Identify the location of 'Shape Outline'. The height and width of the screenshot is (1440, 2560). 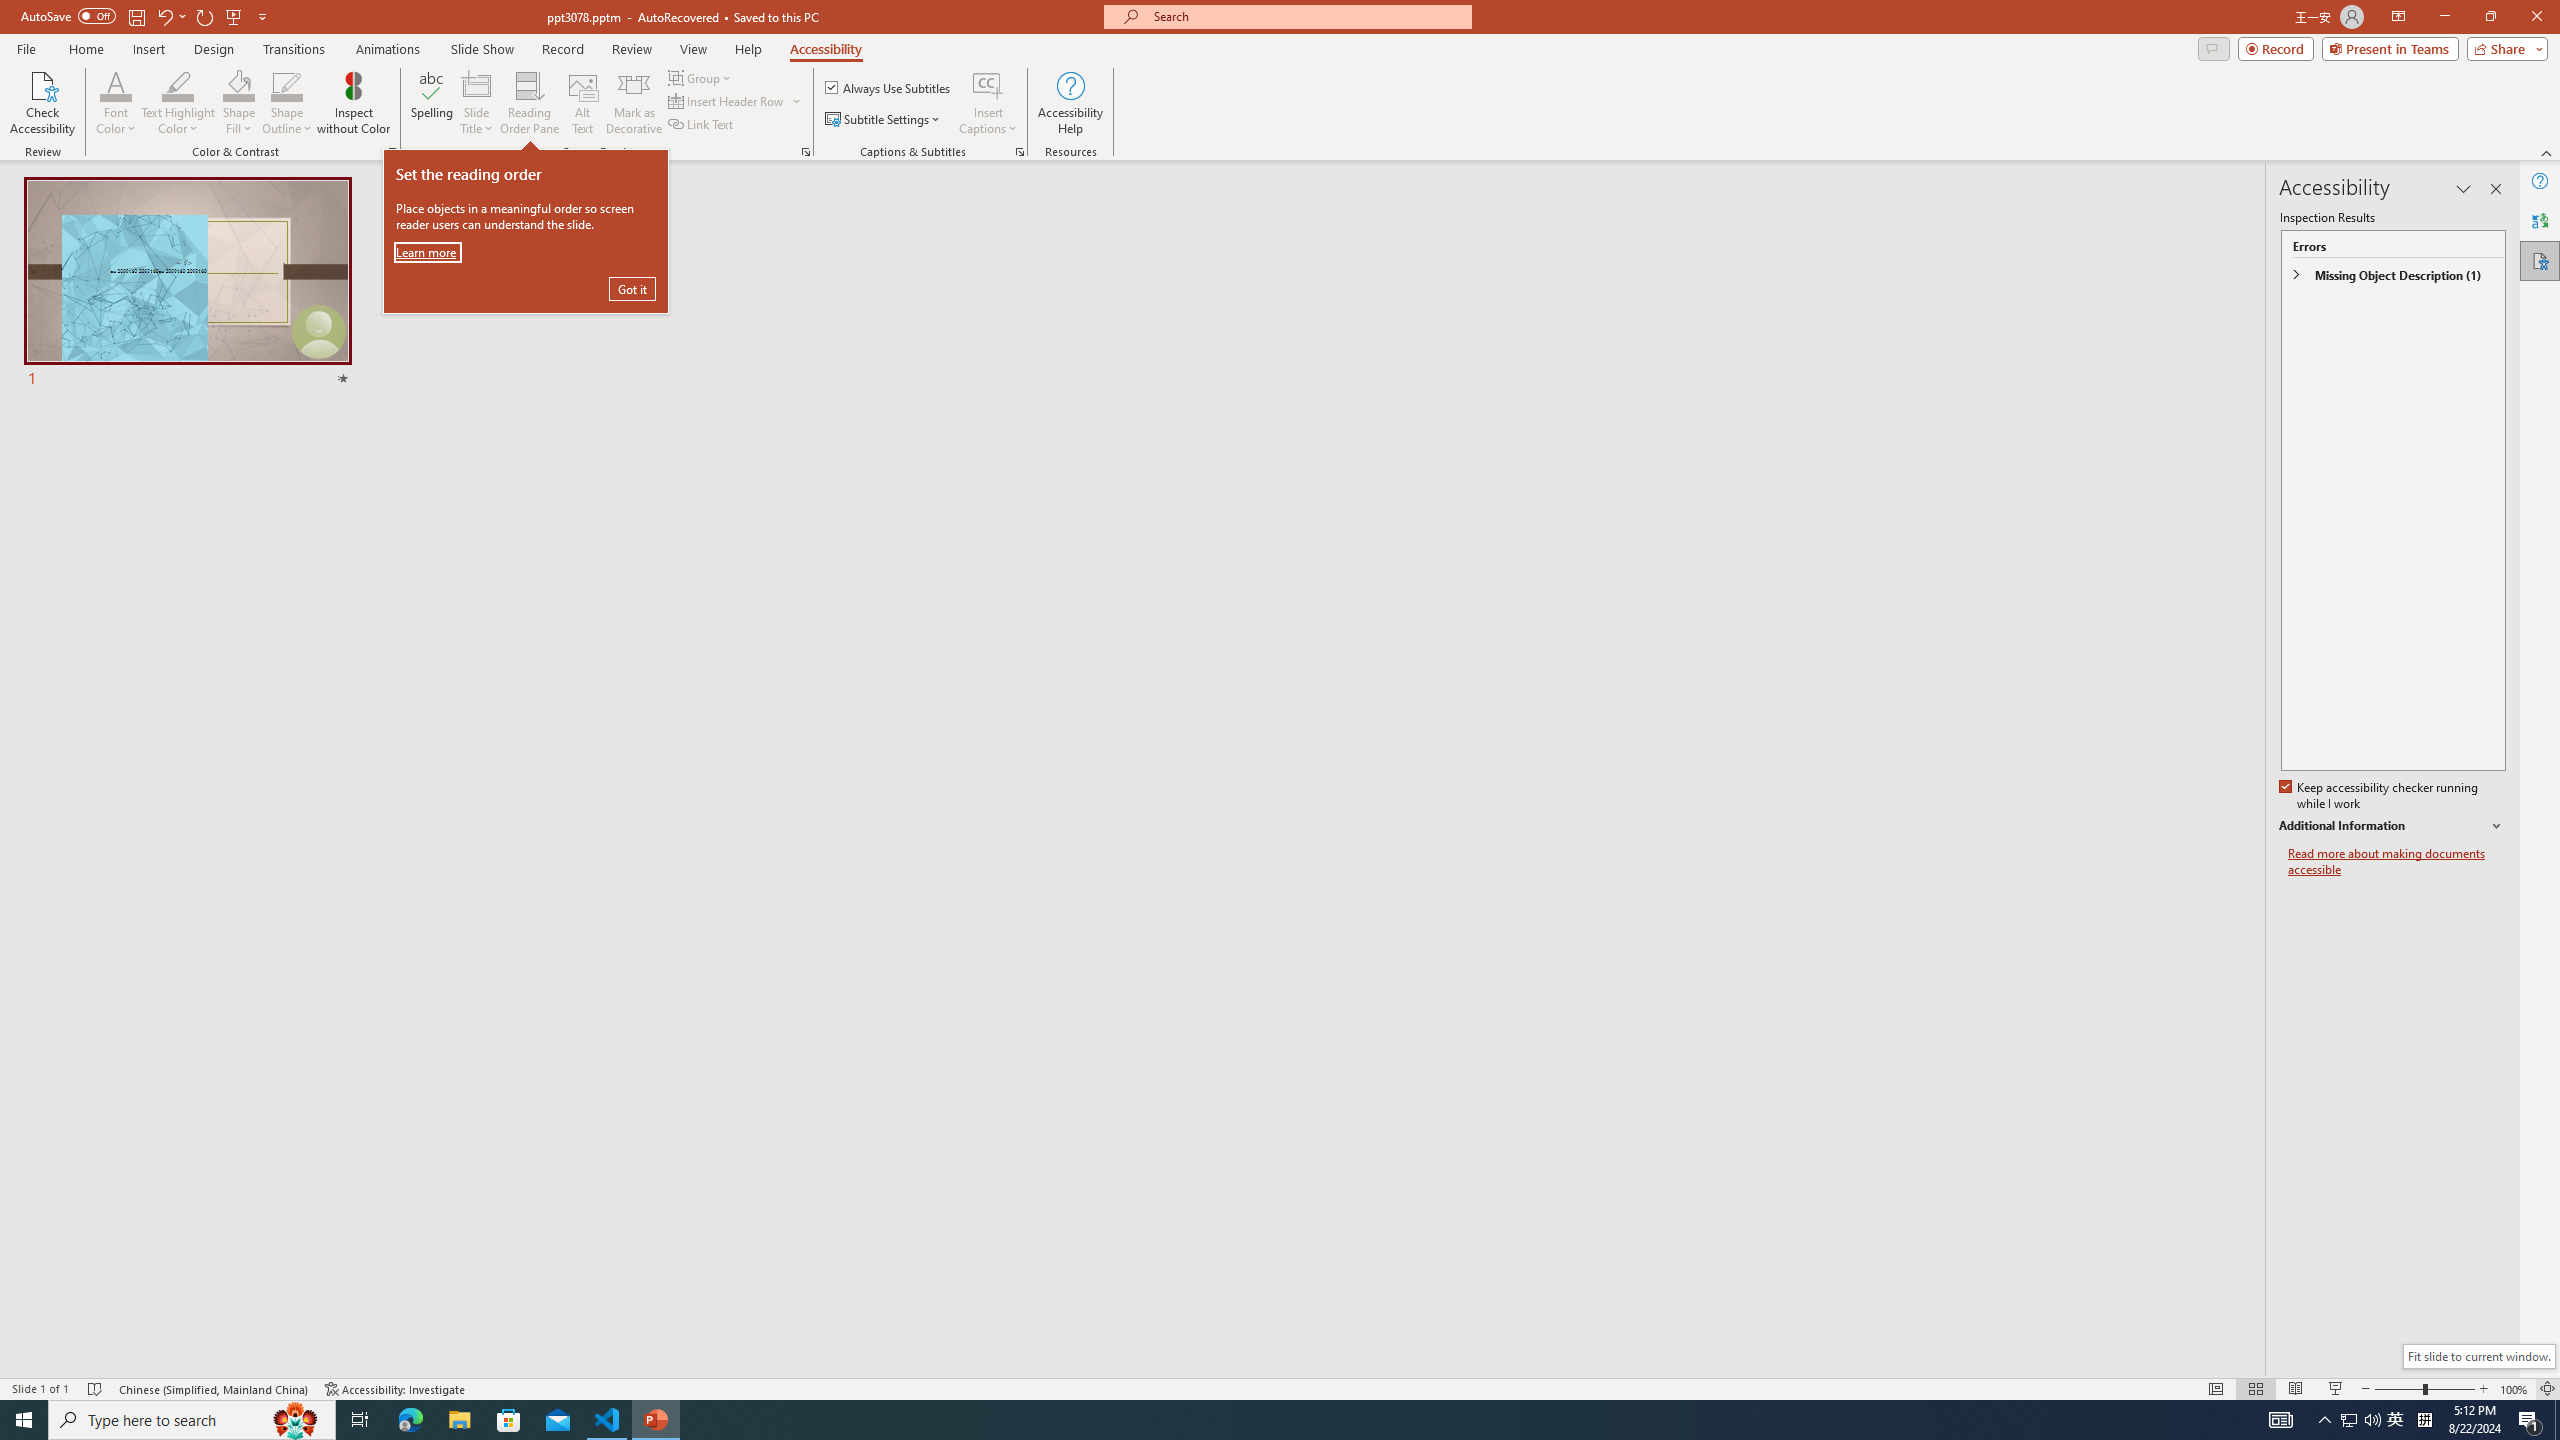
(288, 103).